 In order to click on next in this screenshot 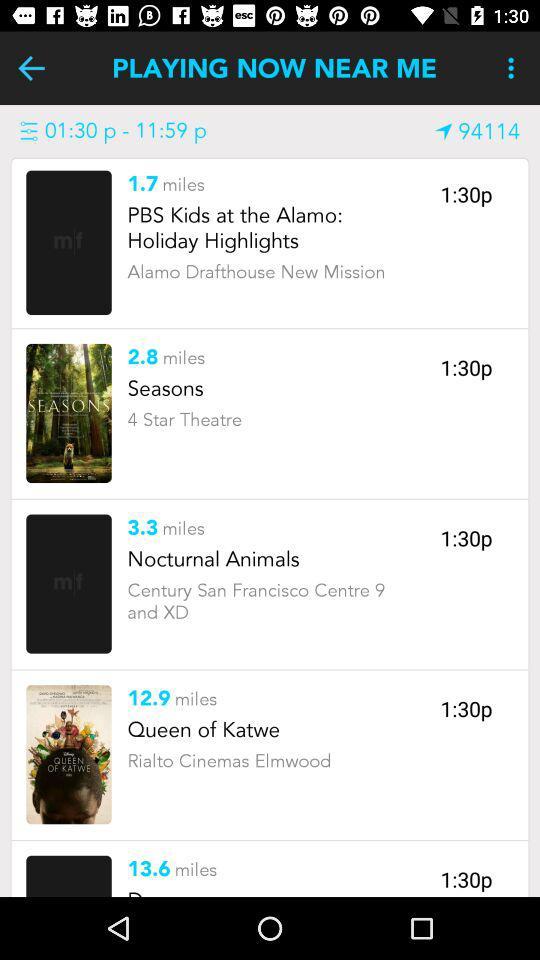, I will do `click(30, 68)`.